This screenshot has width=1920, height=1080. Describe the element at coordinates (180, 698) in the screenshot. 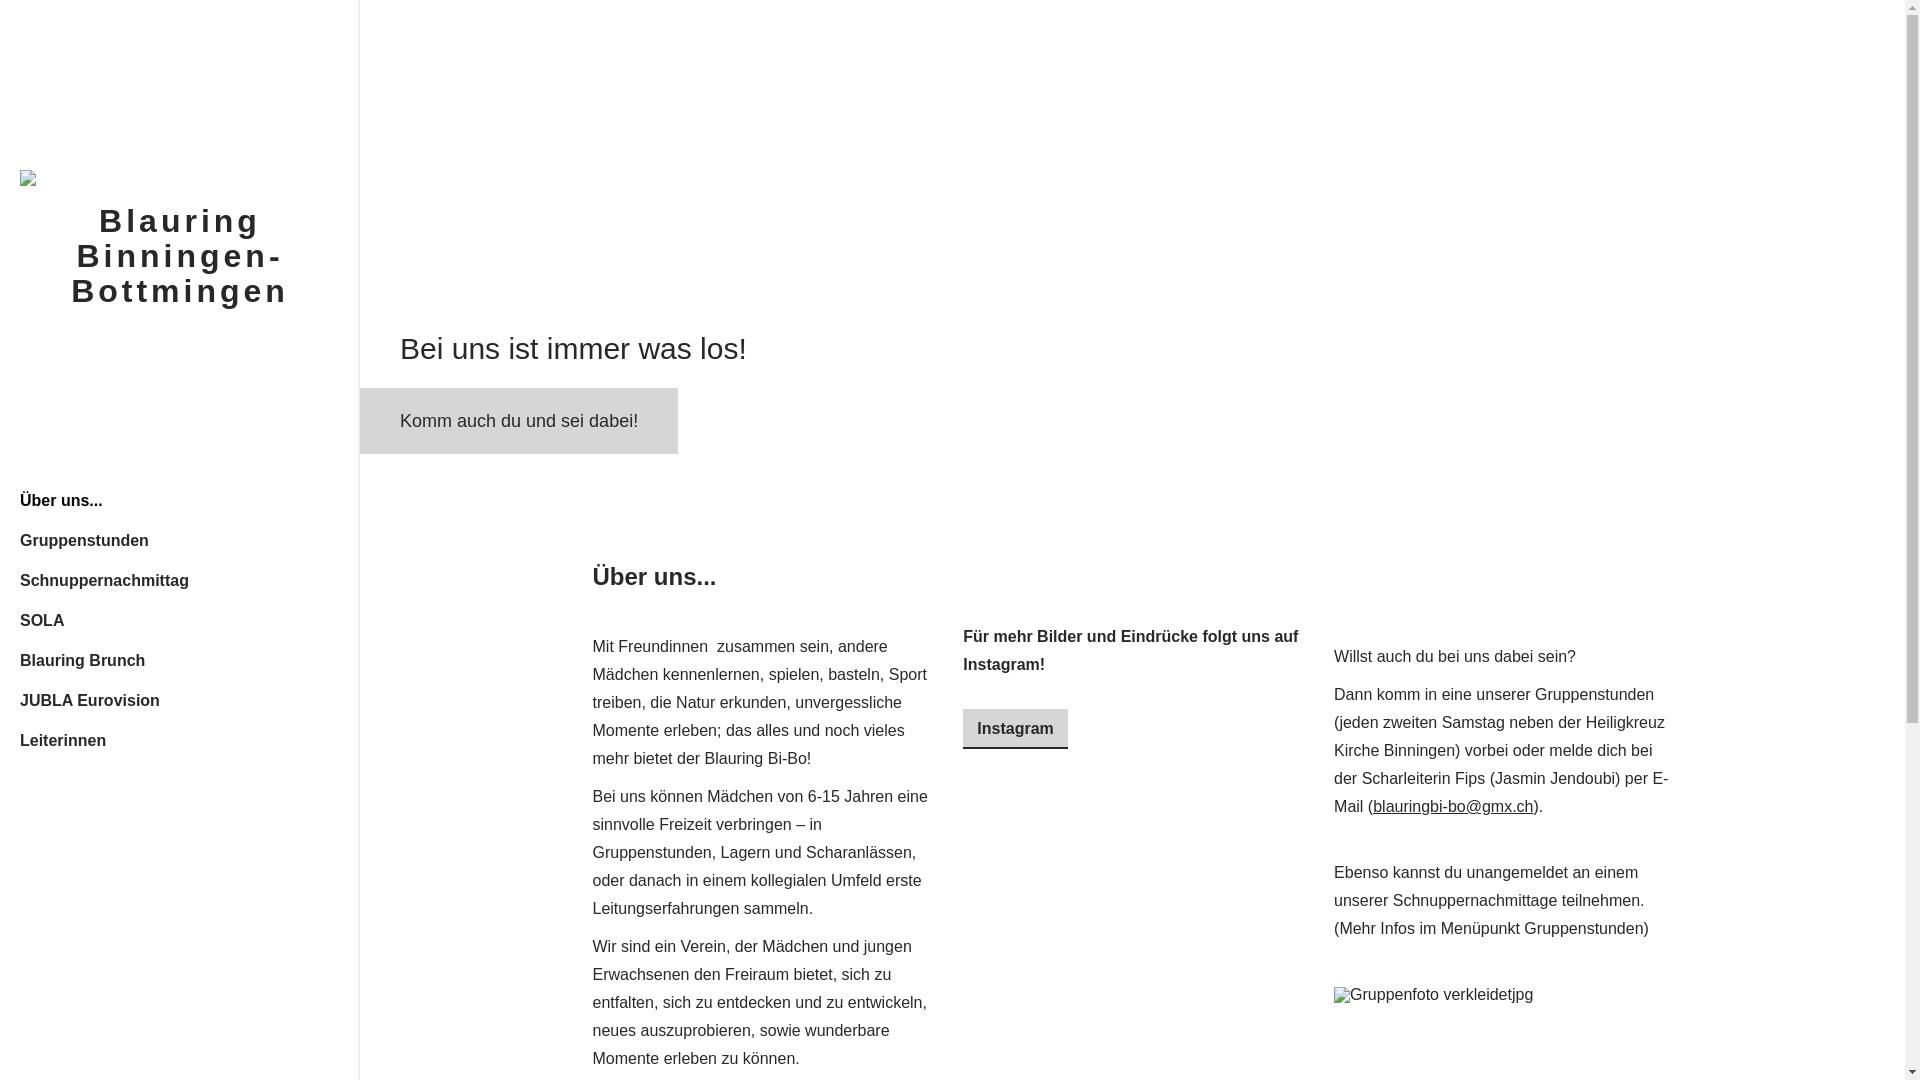

I see `'JUBLA Eurovision'` at that location.